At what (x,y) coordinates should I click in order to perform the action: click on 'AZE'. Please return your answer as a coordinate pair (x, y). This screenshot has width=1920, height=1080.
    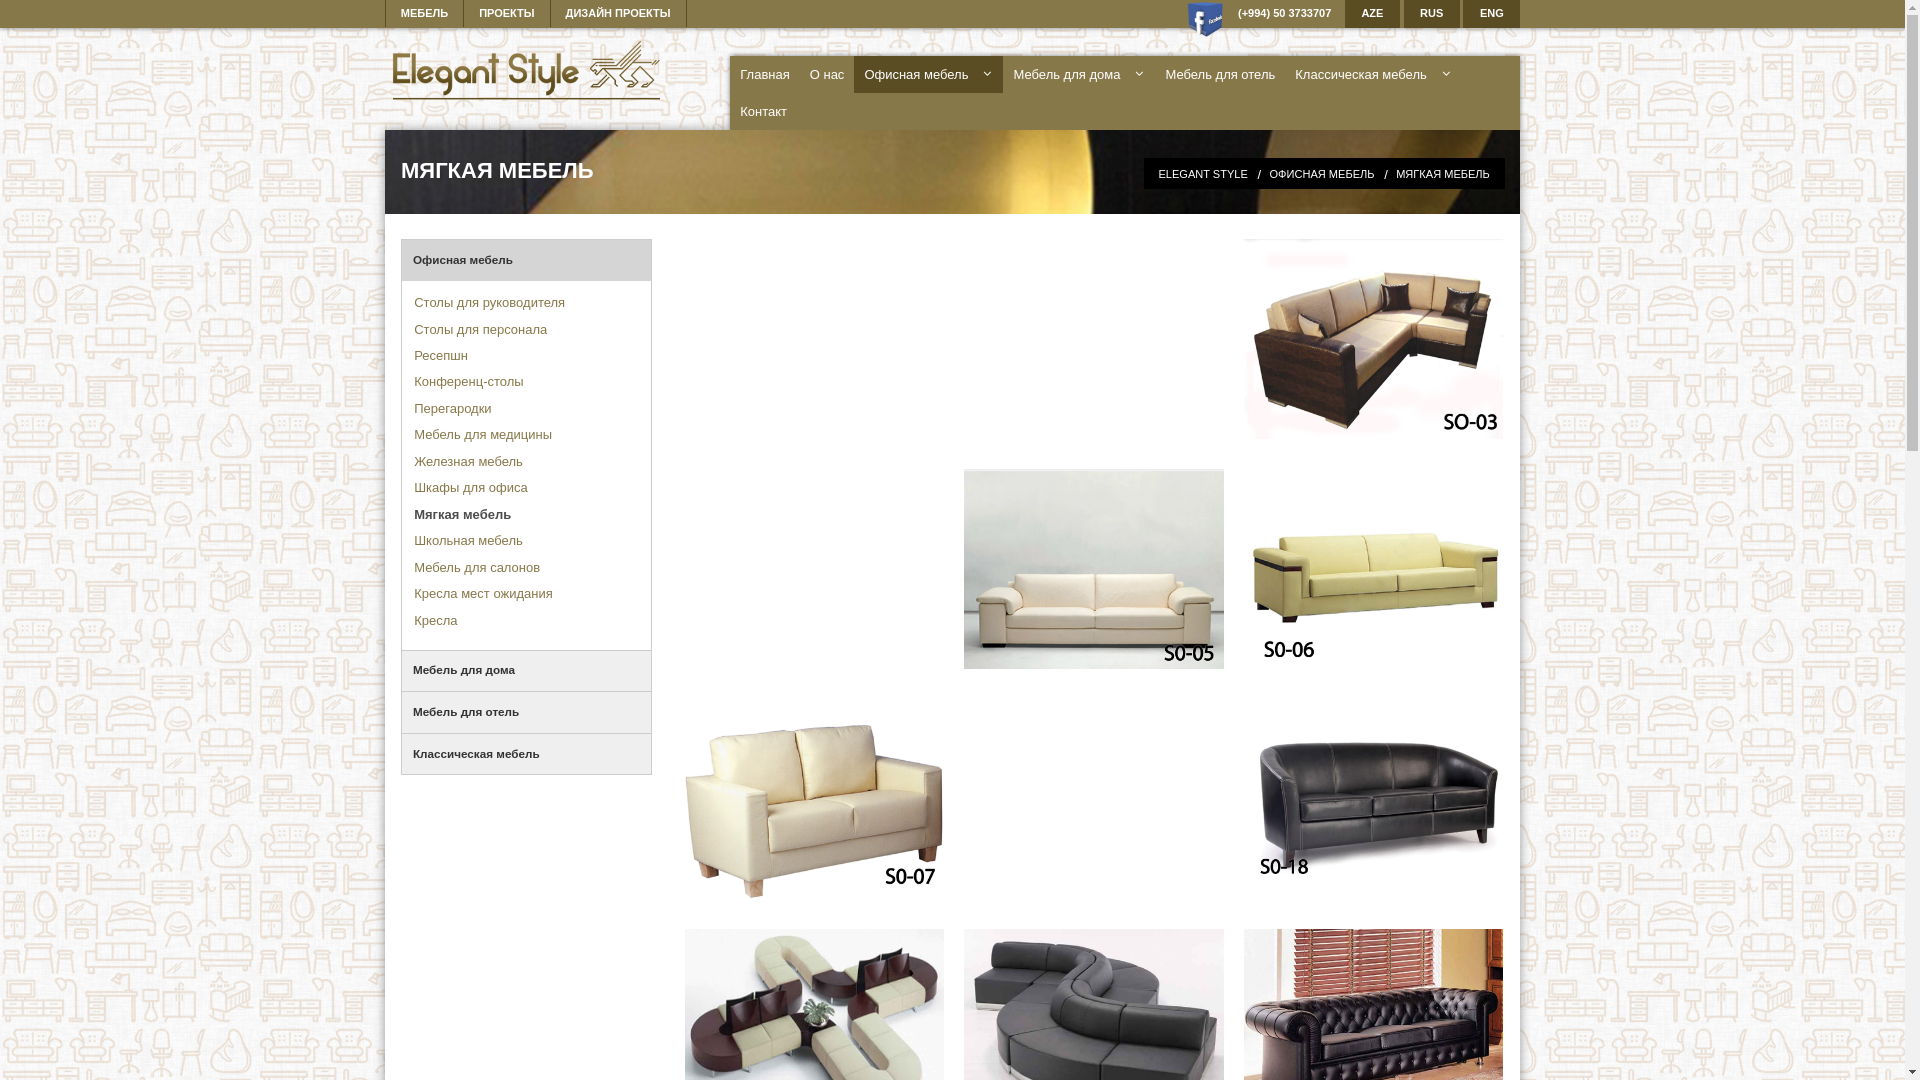
    Looking at the image, I should click on (1371, 14).